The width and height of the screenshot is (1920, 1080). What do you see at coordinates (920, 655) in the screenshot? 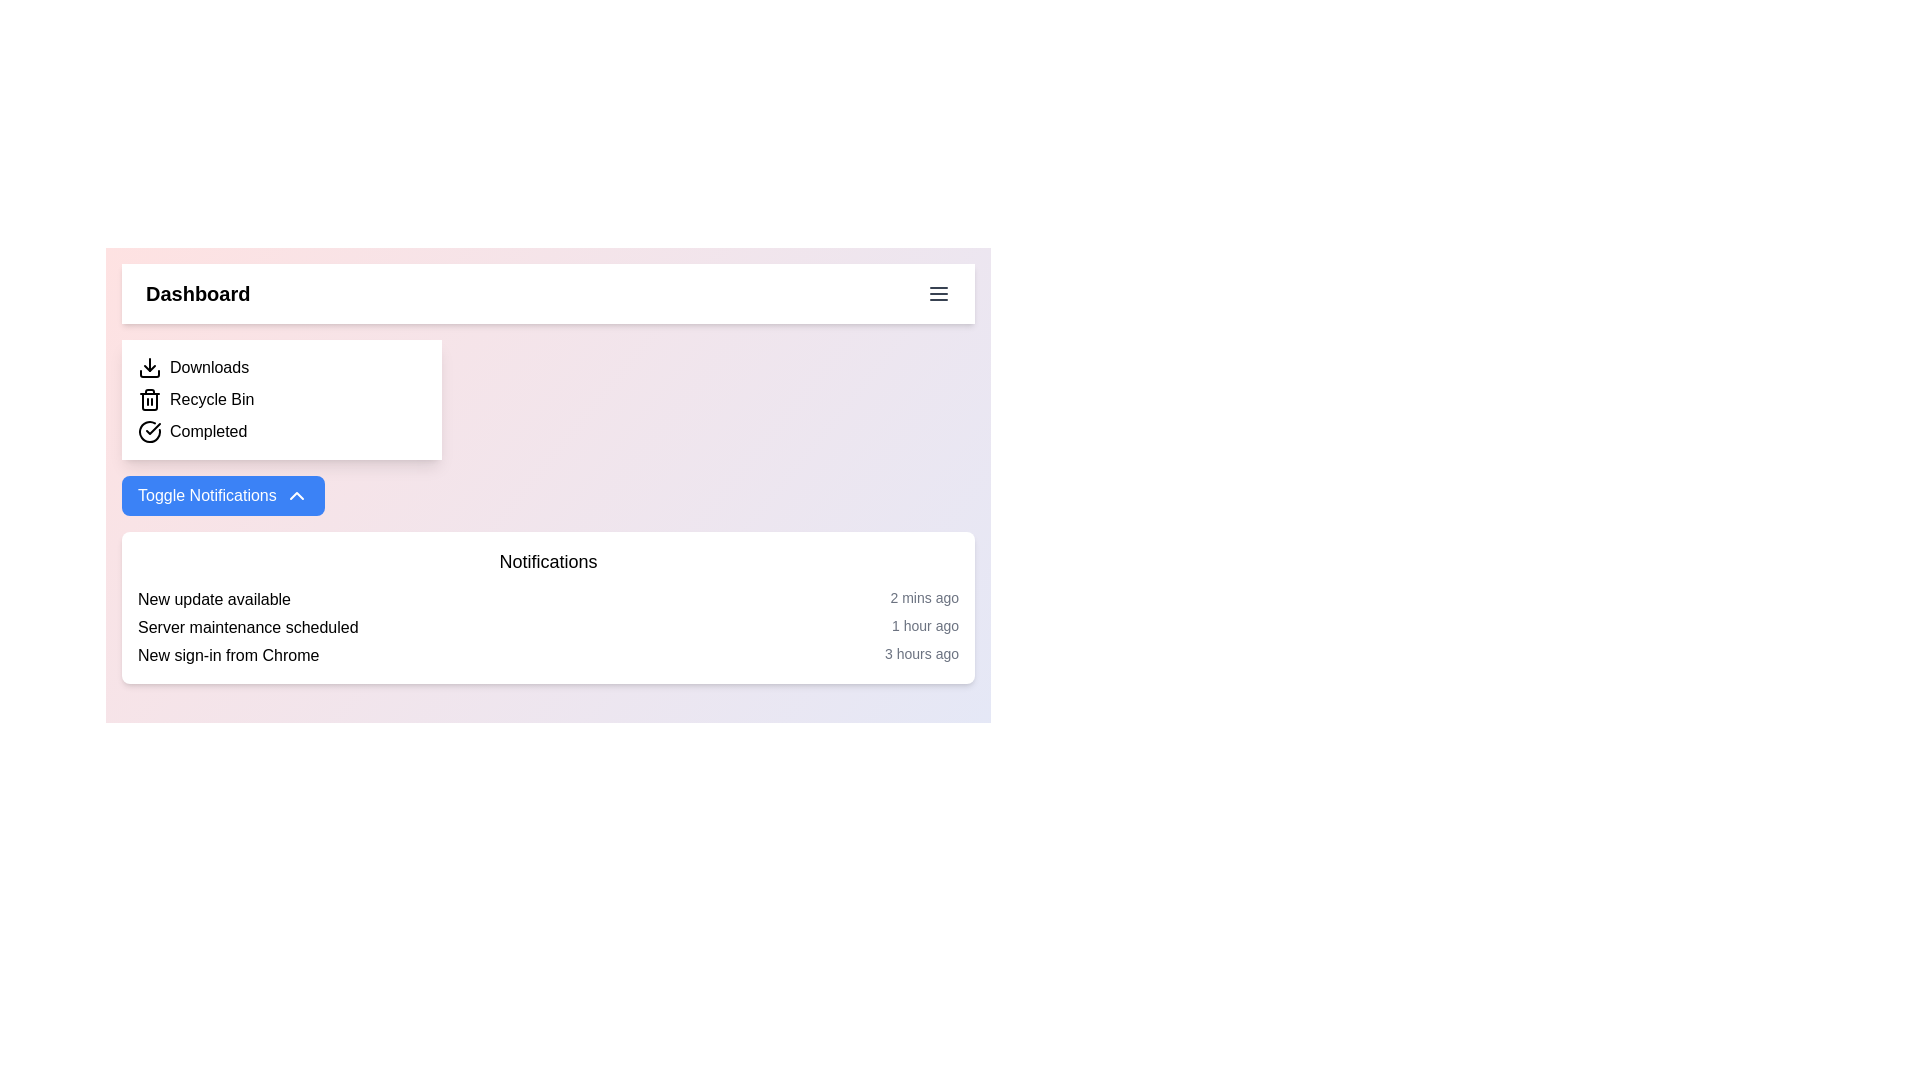
I see `time-stamp text label indicating '3 hours ago', which is located at the bottom right of the notification area following the message 'New sign-in from Chrome'` at bounding box center [920, 655].